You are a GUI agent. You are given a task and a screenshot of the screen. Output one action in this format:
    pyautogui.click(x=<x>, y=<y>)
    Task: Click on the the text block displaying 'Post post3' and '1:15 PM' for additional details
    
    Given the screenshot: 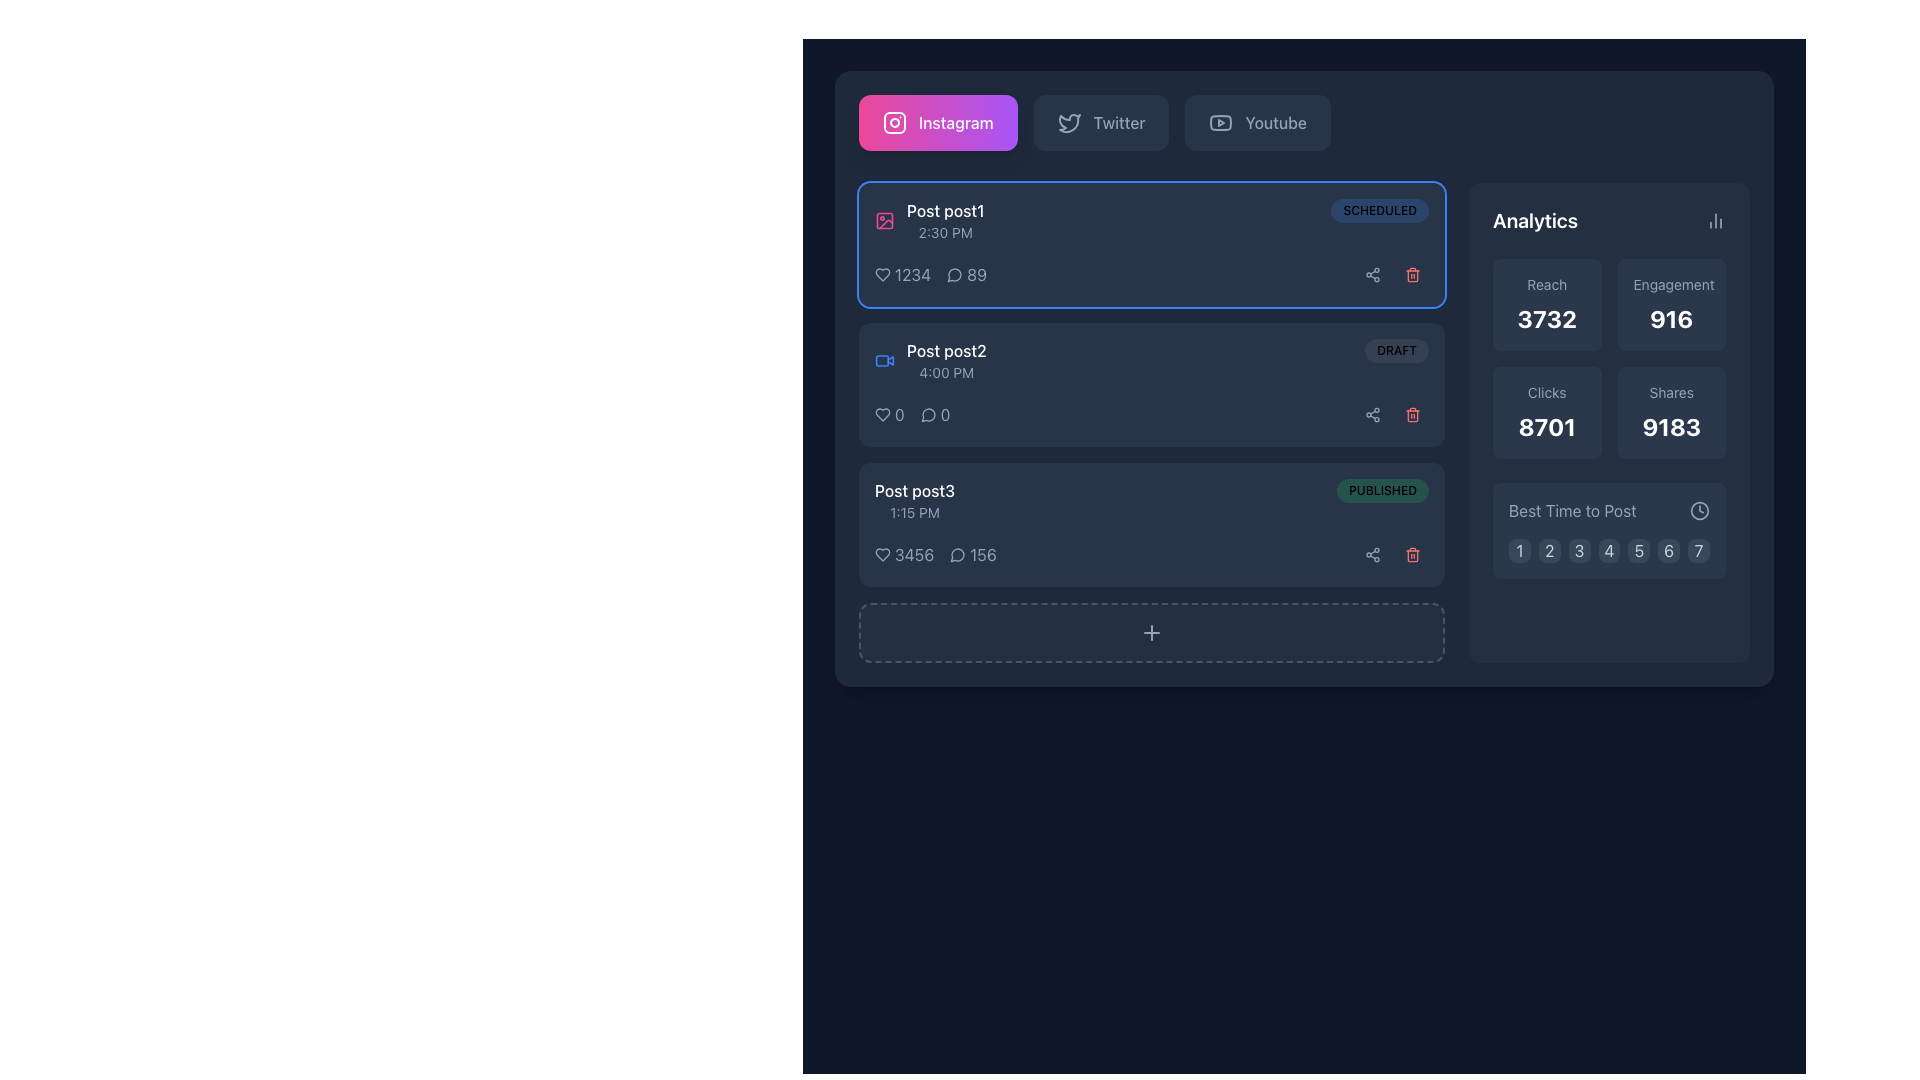 What is the action you would take?
    pyautogui.click(x=914, y=500)
    